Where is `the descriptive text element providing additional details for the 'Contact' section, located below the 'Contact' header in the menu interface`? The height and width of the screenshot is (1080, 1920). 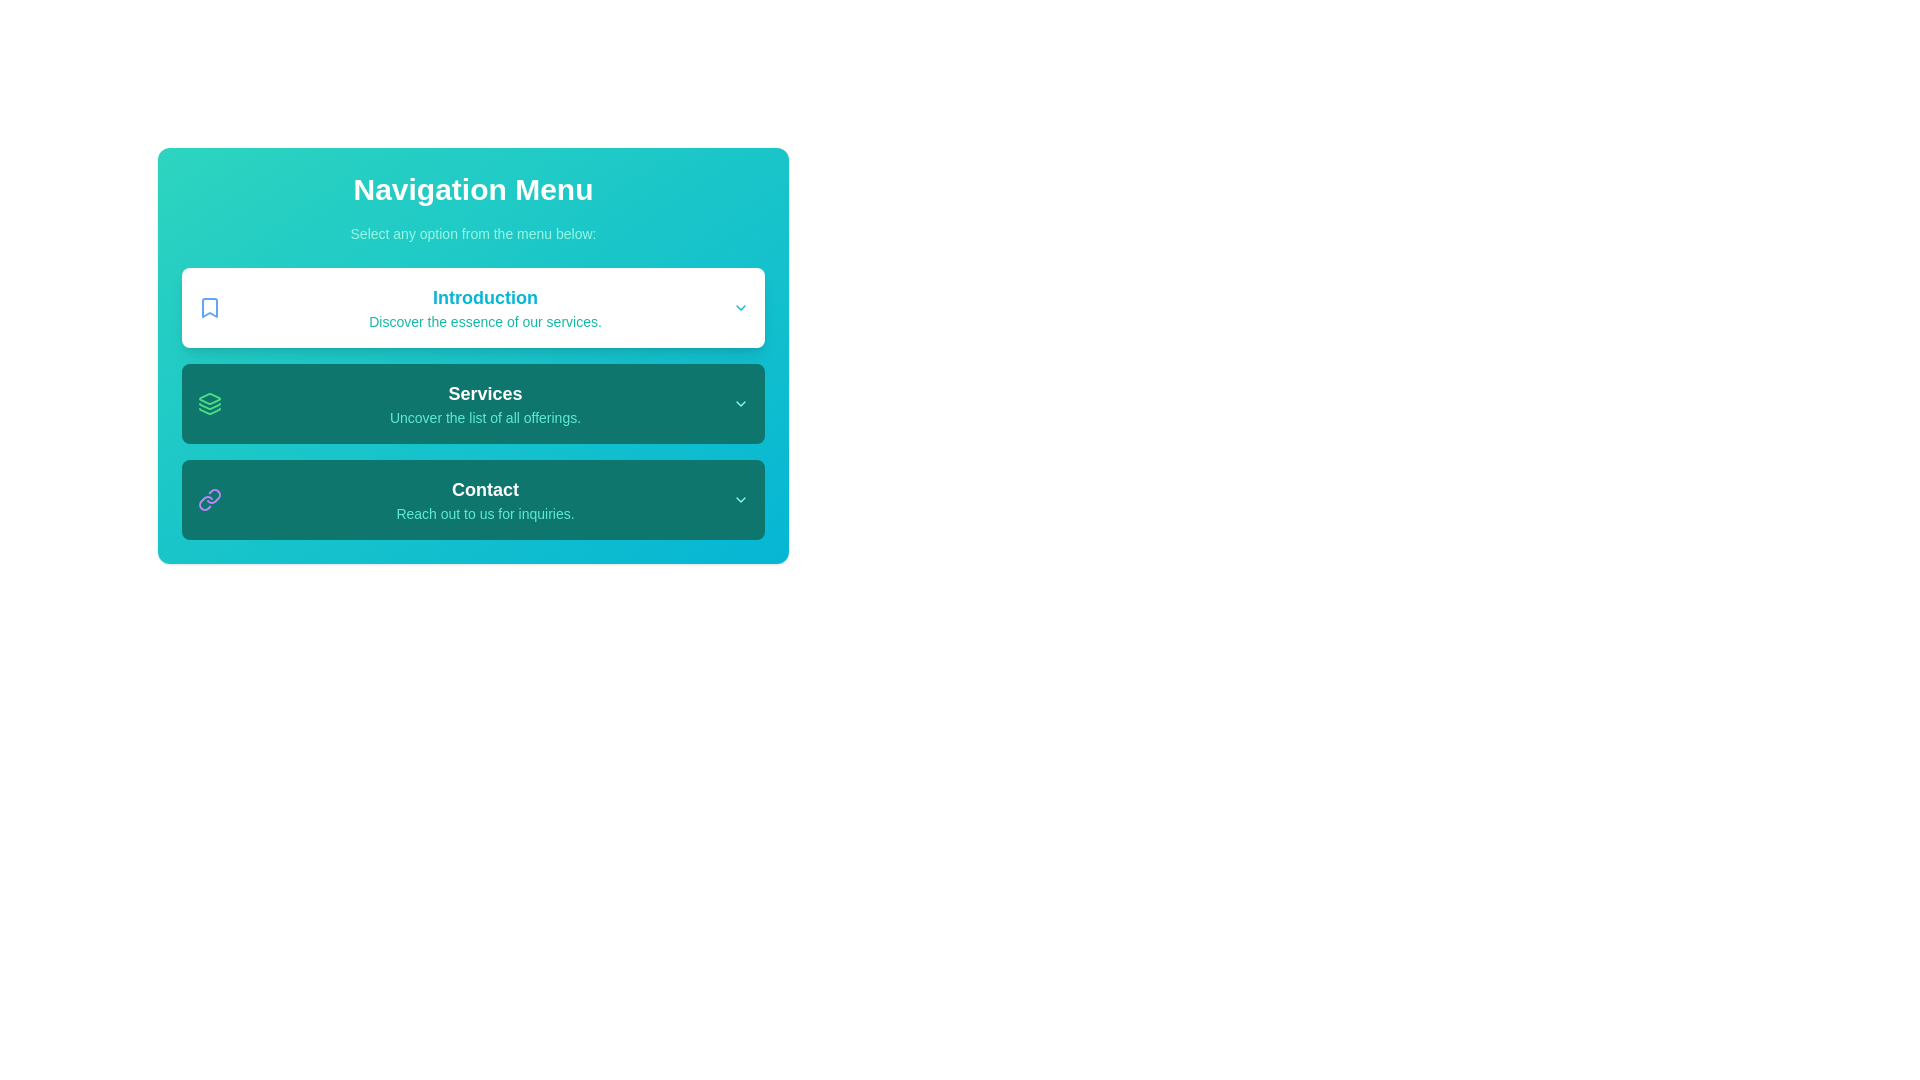
the descriptive text element providing additional details for the 'Contact' section, located below the 'Contact' header in the menu interface is located at coordinates (485, 512).